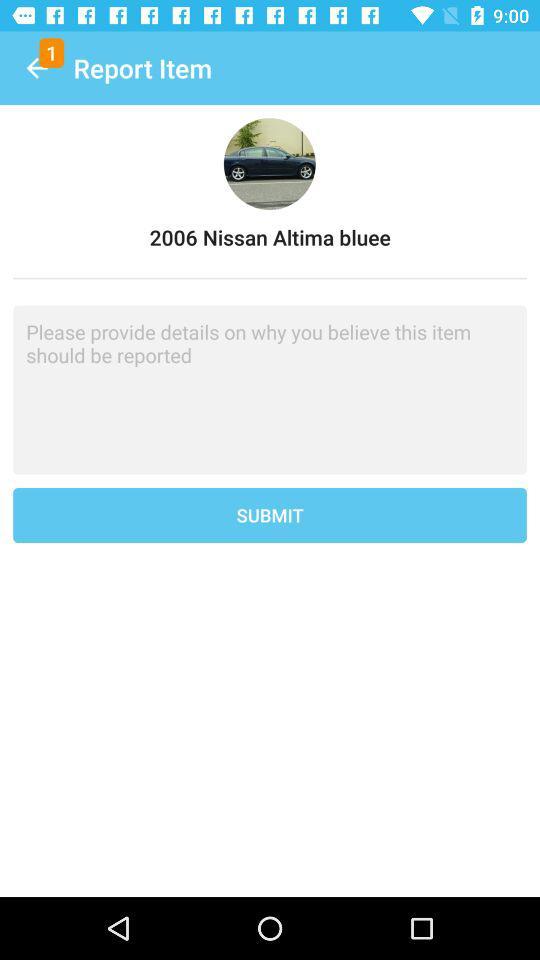 The width and height of the screenshot is (540, 960). What do you see at coordinates (270, 389) in the screenshot?
I see `report information` at bounding box center [270, 389].